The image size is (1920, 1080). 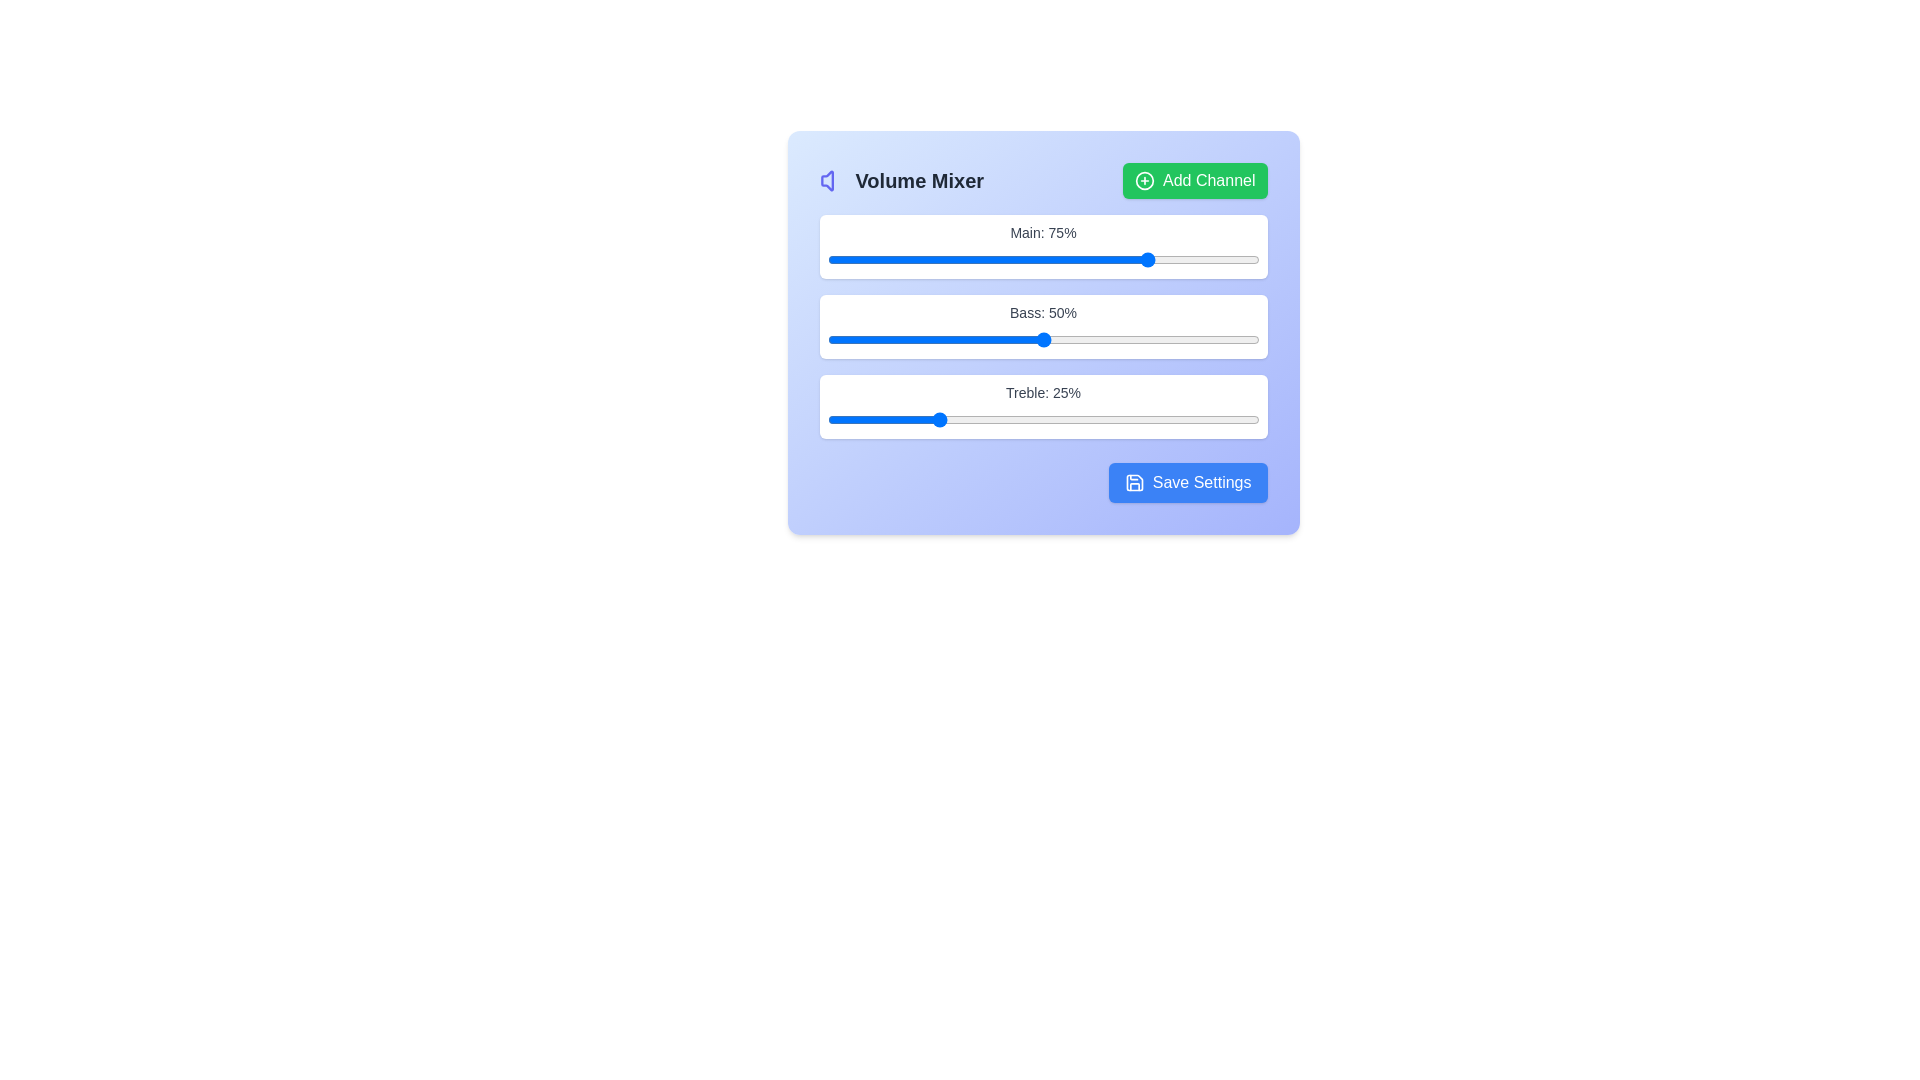 What do you see at coordinates (1164, 338) in the screenshot?
I see `bass level` at bounding box center [1164, 338].